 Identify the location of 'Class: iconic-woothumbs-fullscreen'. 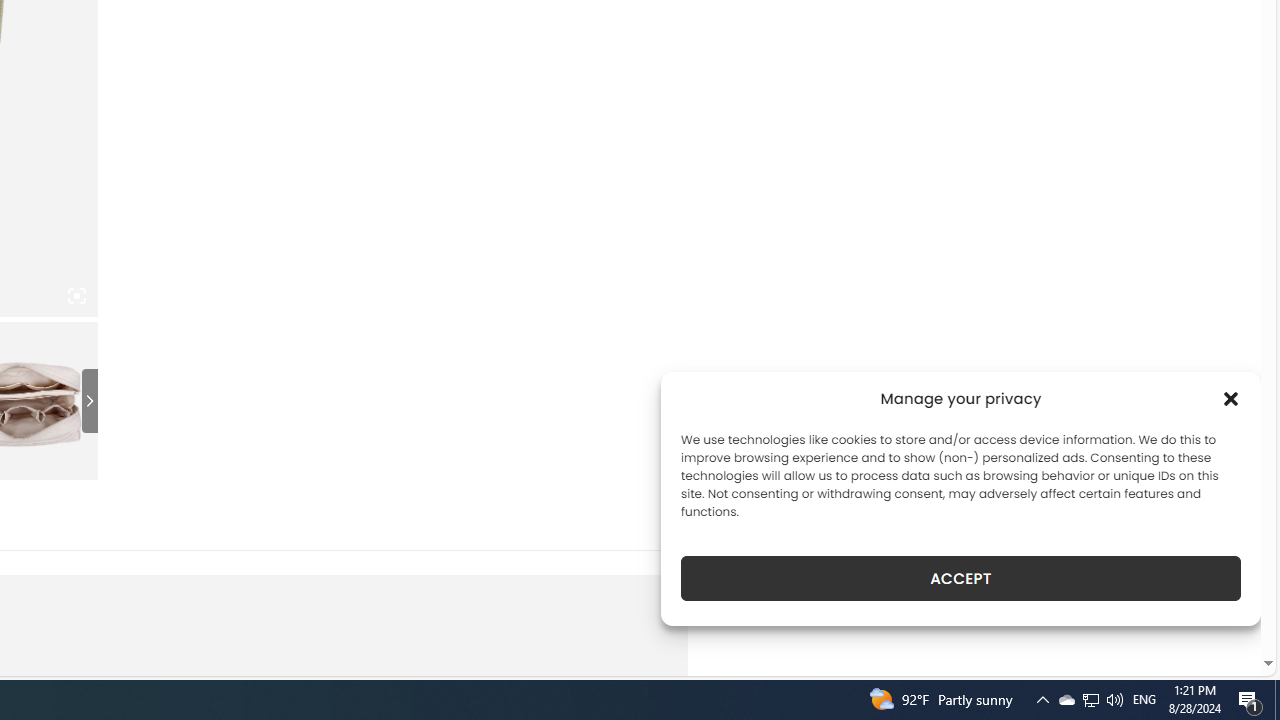
(76, 296).